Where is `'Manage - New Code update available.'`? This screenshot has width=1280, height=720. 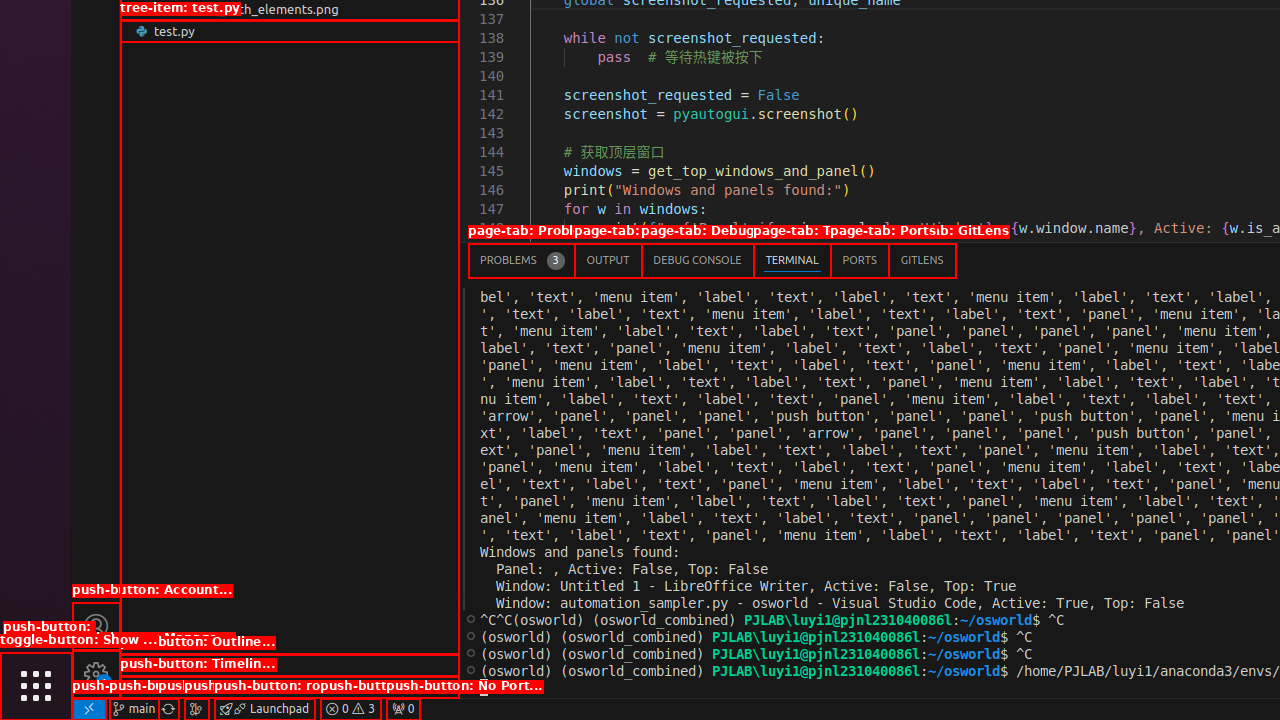
'Manage - New Code update available.' is located at coordinates (95, 673).